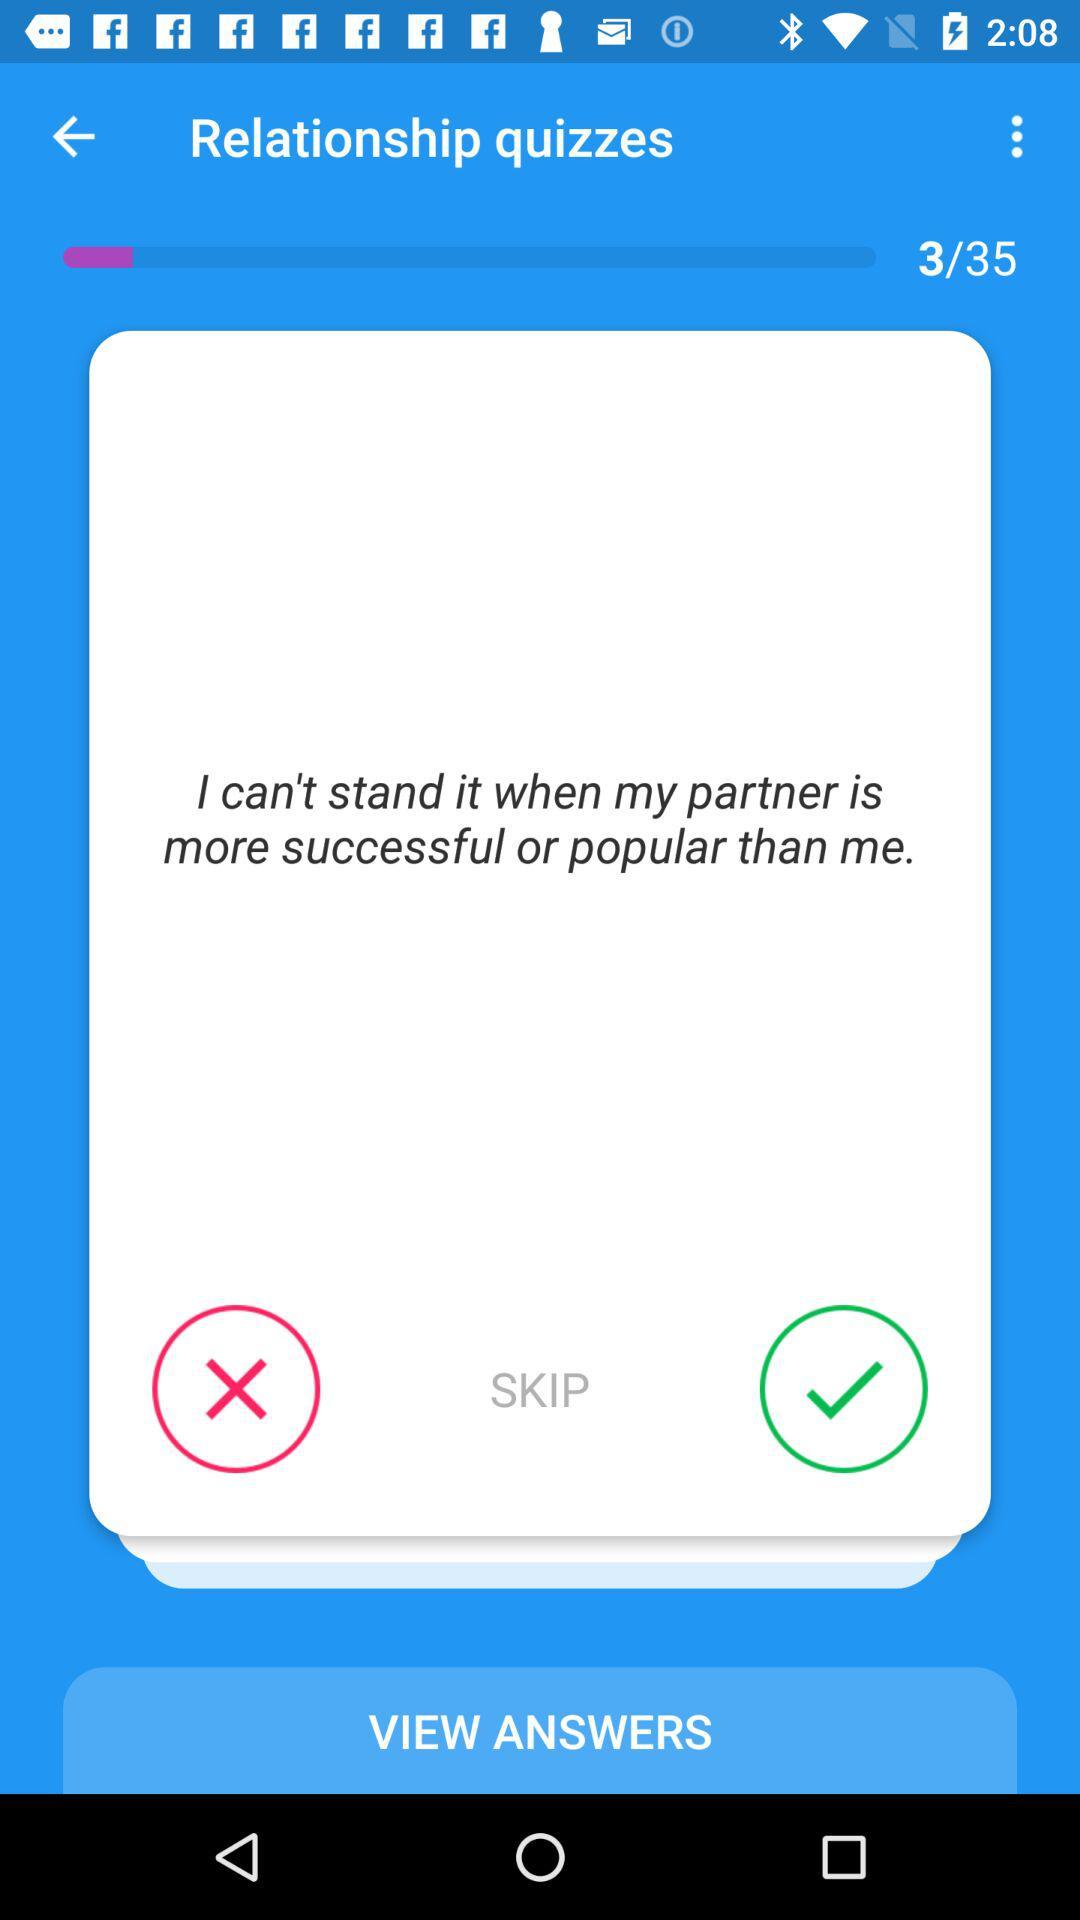 Image resolution: width=1080 pixels, height=1920 pixels. What do you see at coordinates (235, 1387) in the screenshot?
I see `the close icon` at bounding box center [235, 1387].